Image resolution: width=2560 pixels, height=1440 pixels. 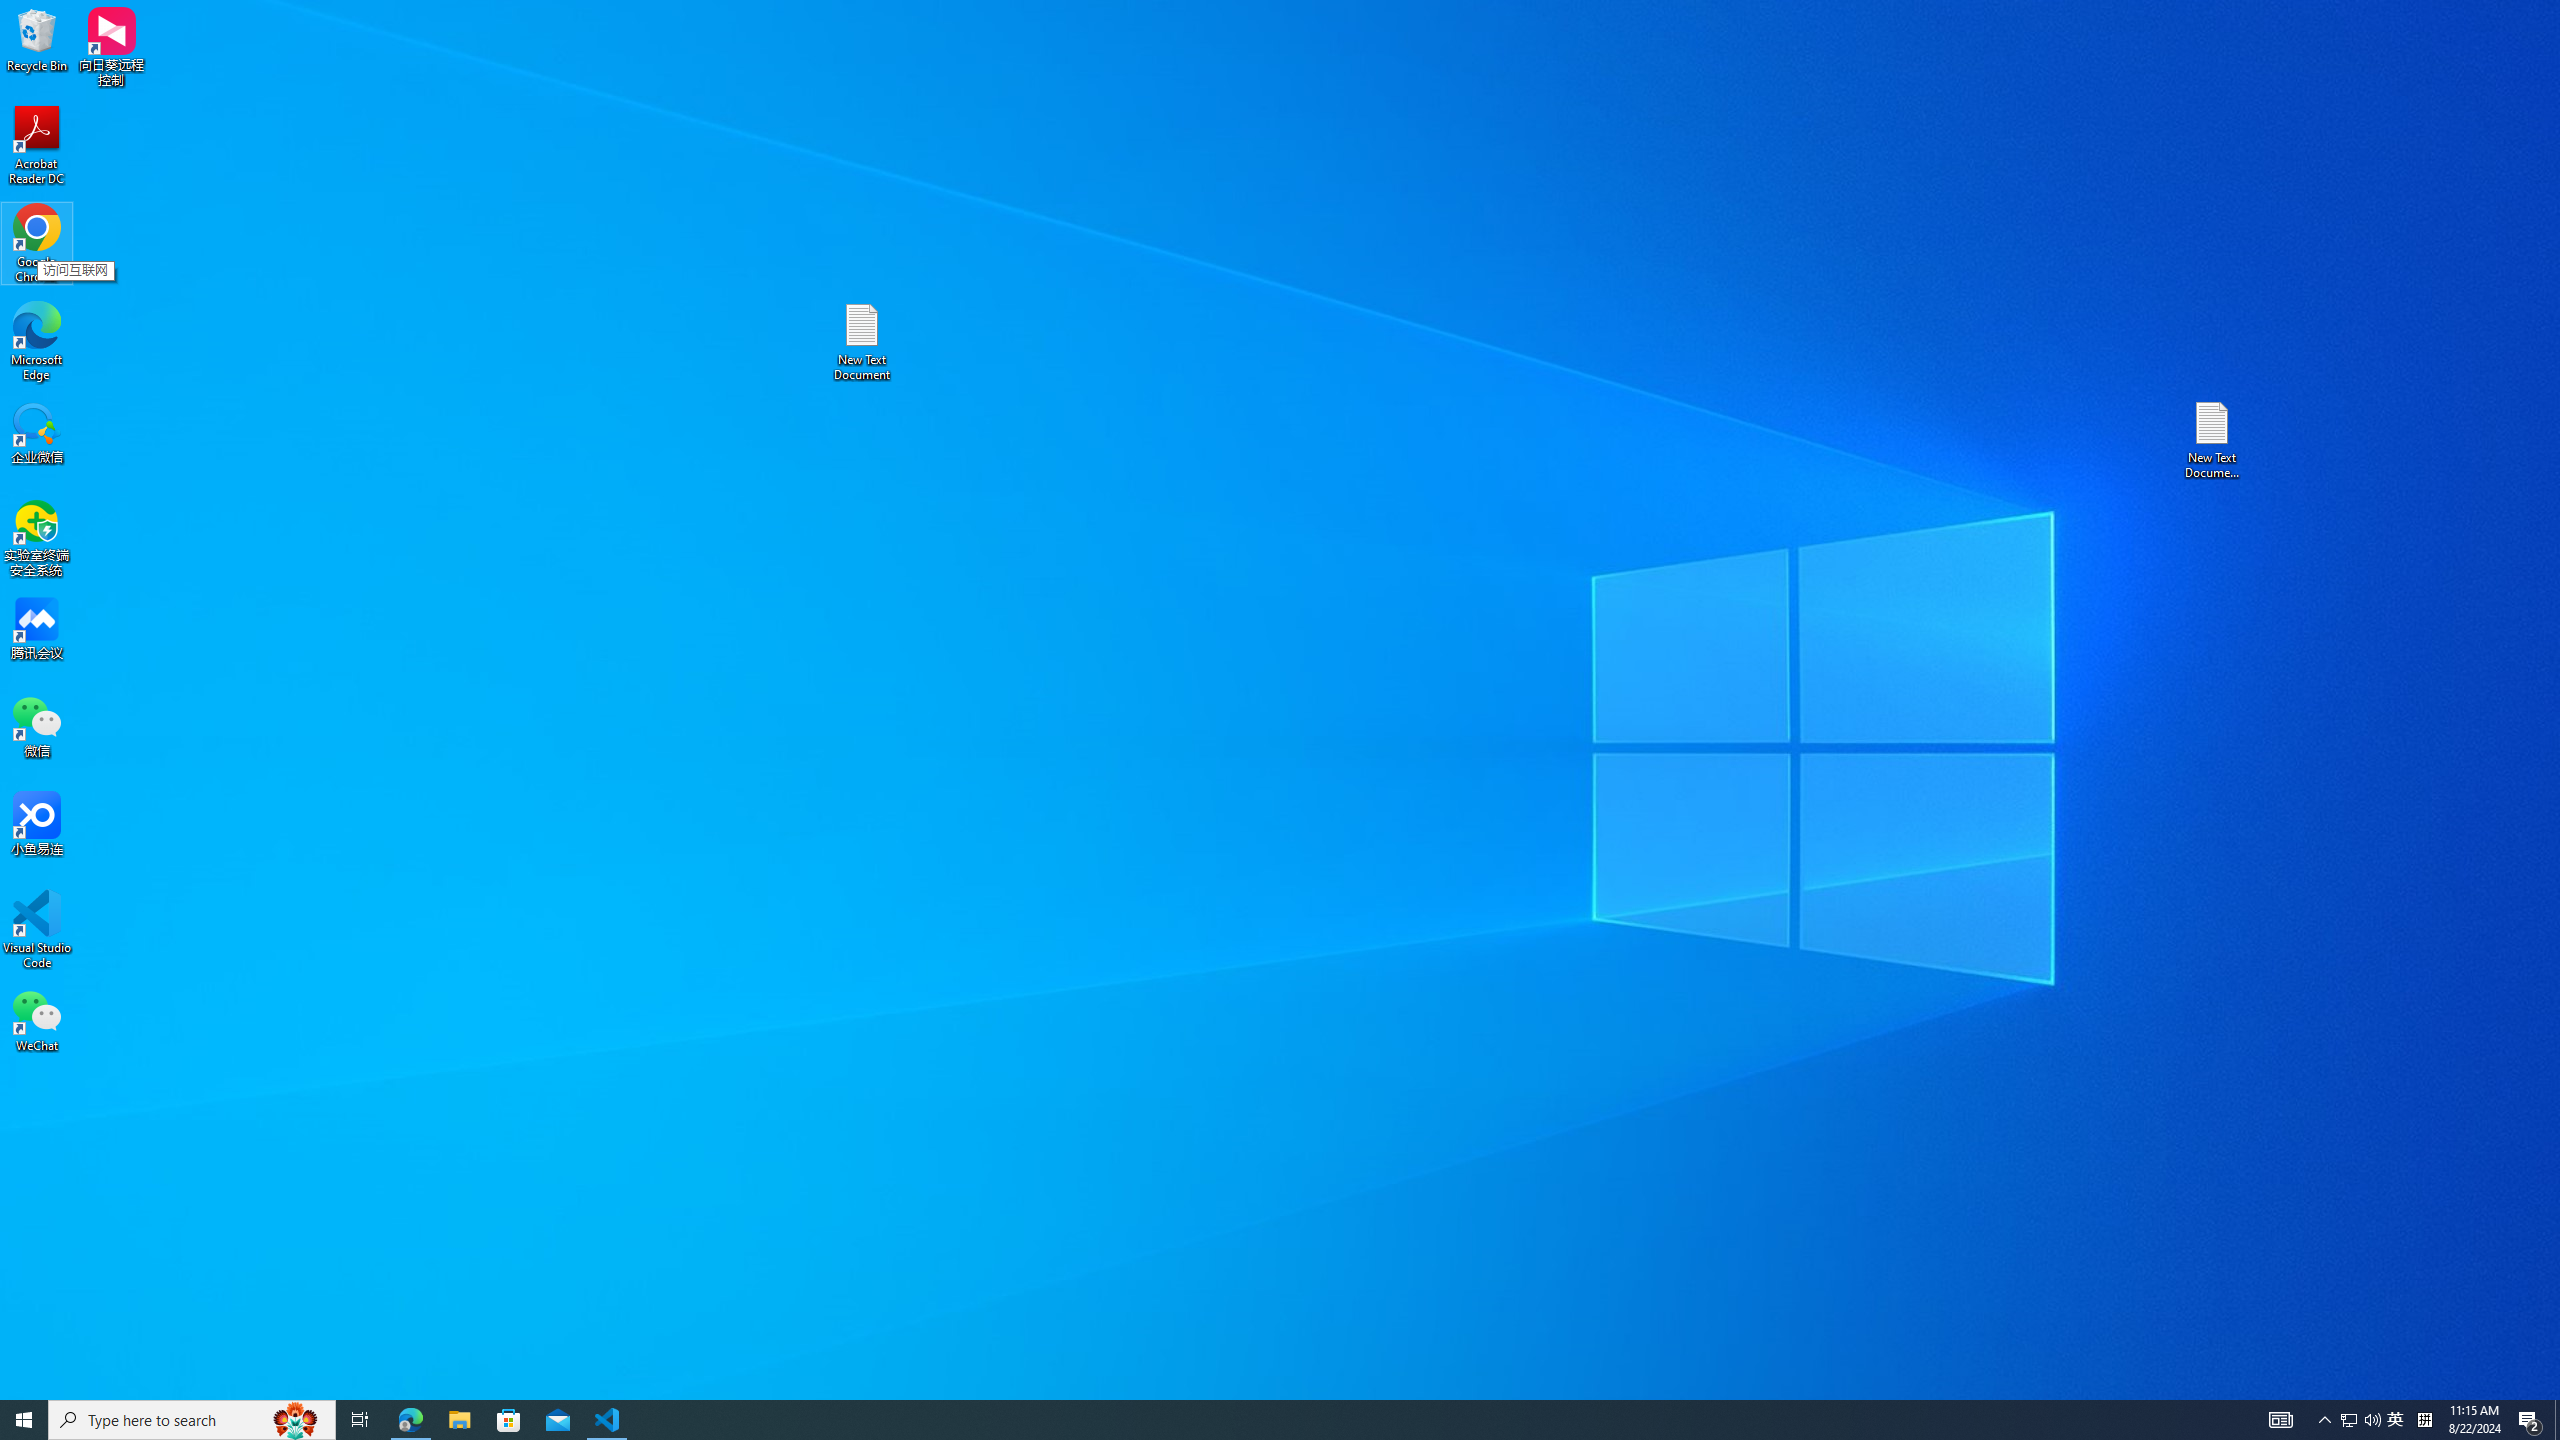 I want to click on 'Start', so click(x=24, y=1418).